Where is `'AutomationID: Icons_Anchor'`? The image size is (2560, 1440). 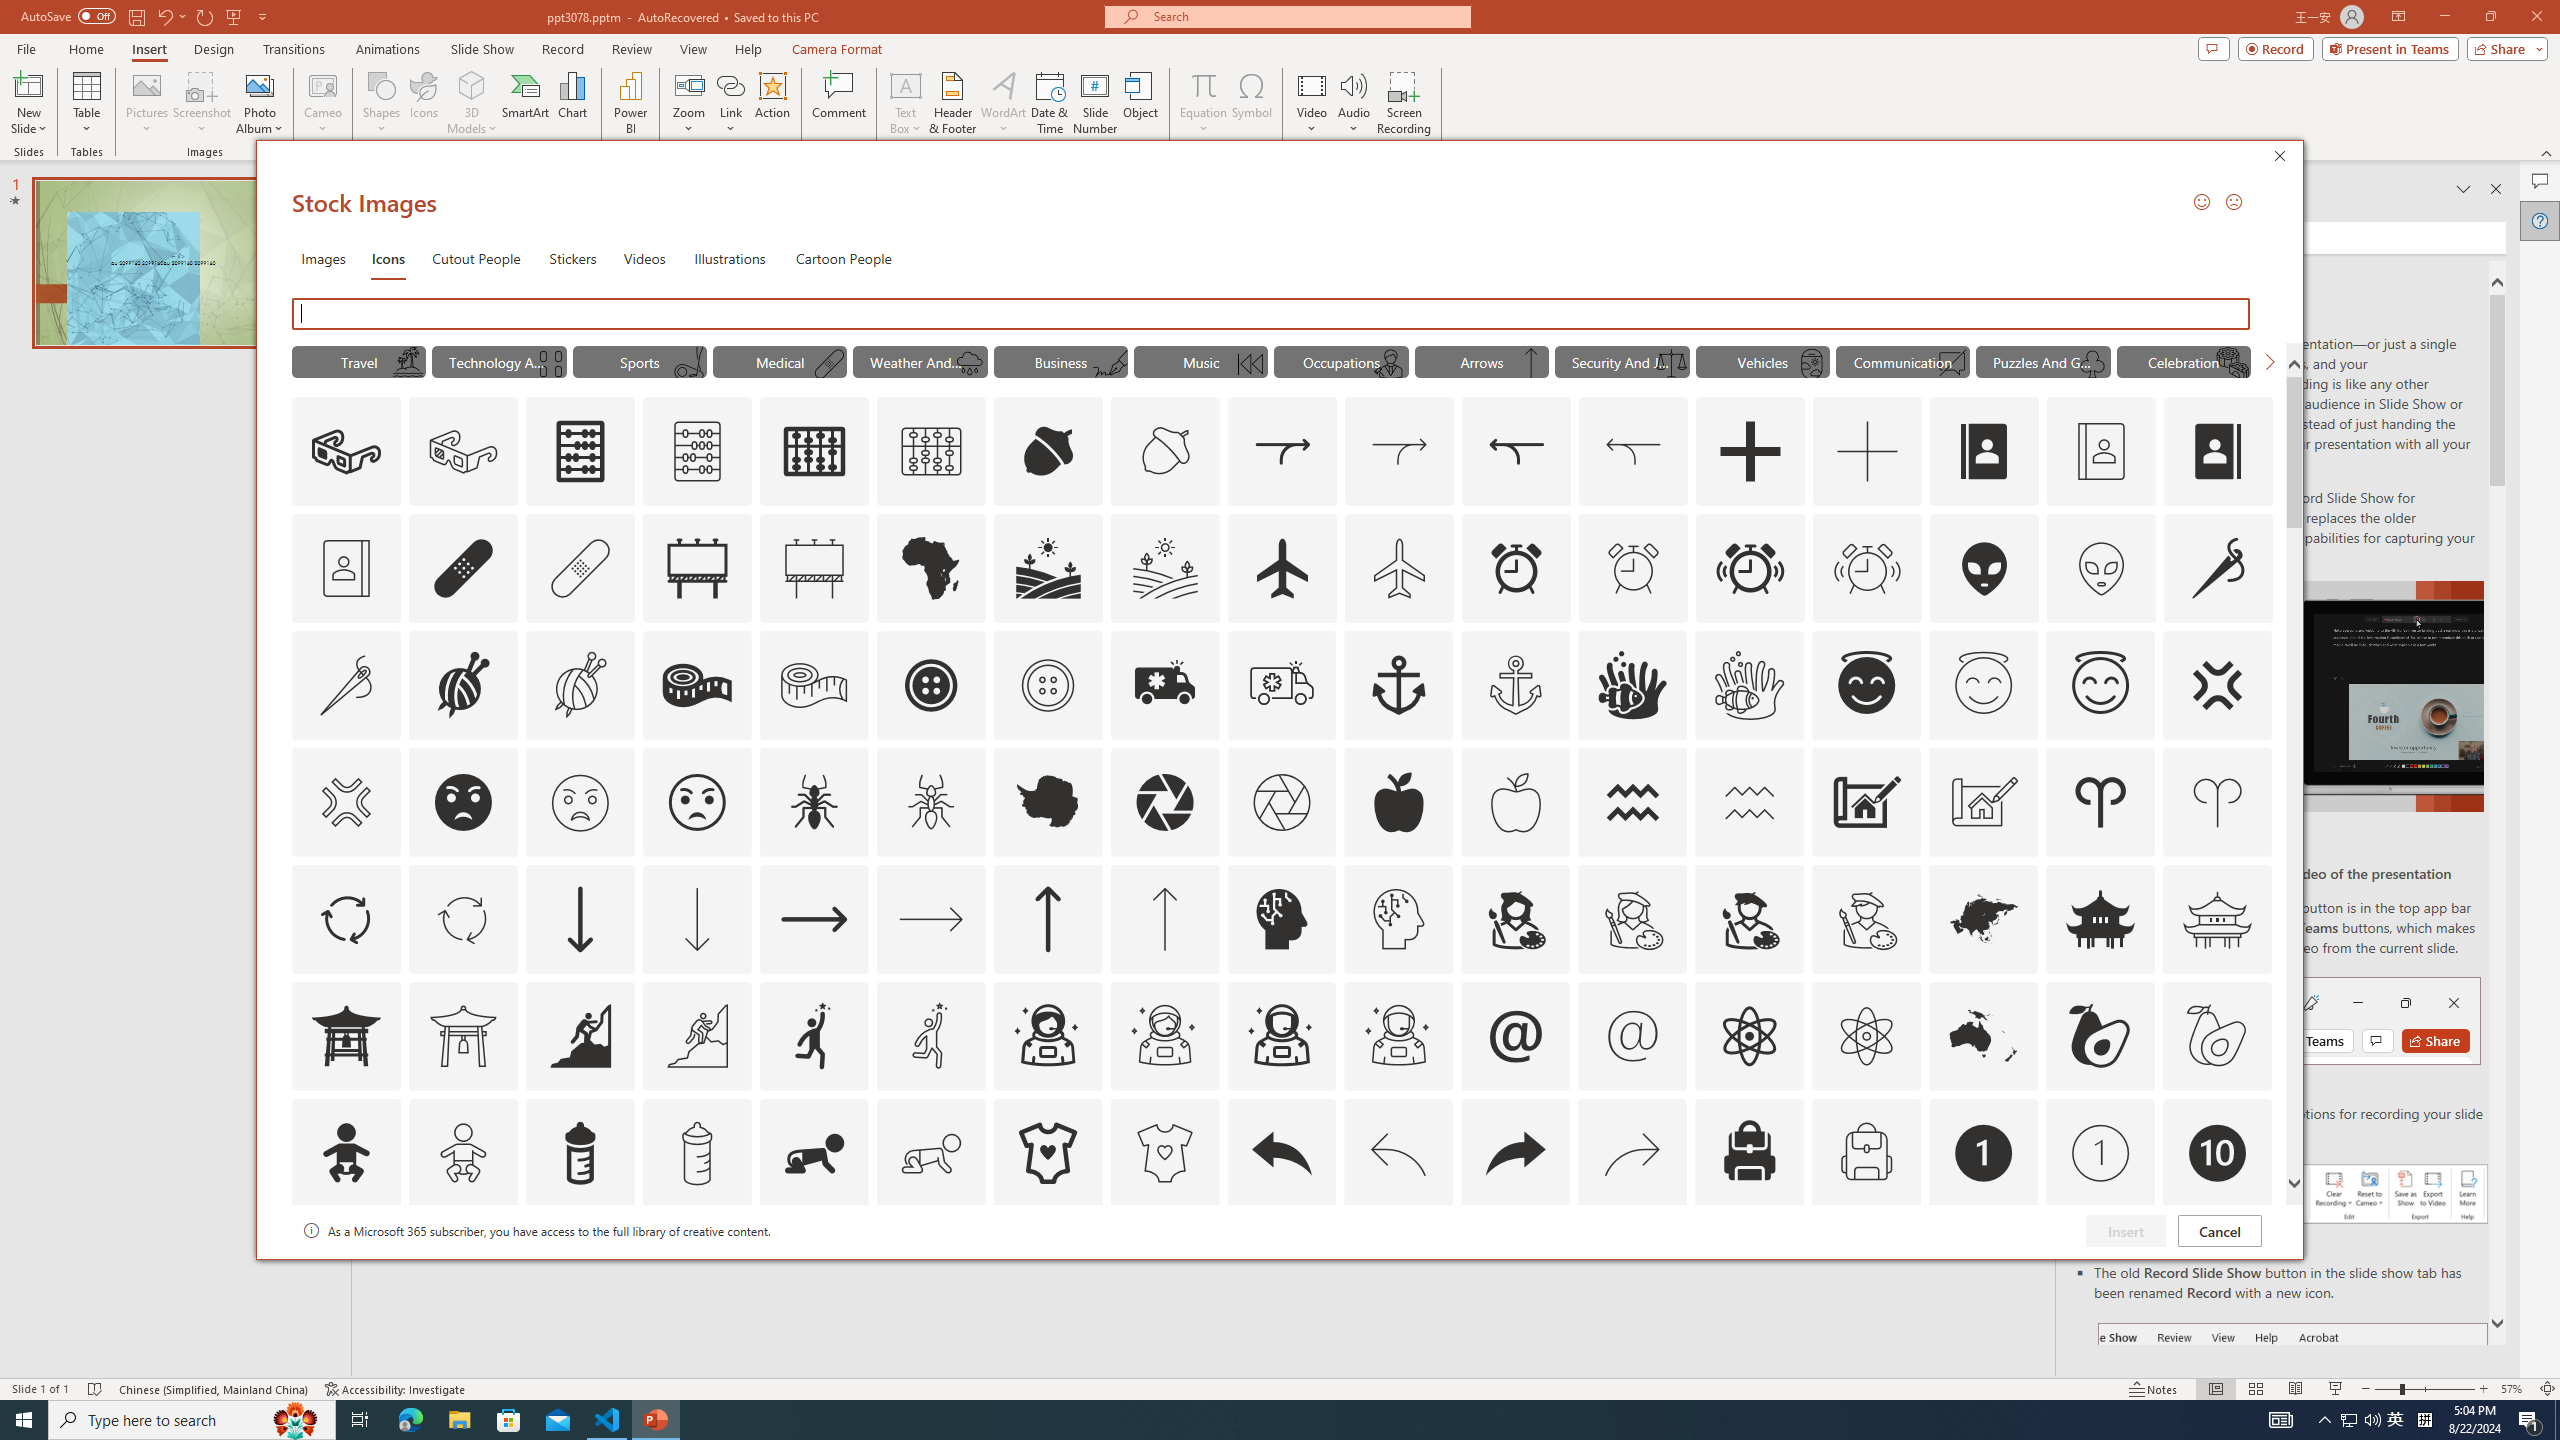
'AutomationID: Icons_Anchor' is located at coordinates (1398, 685).